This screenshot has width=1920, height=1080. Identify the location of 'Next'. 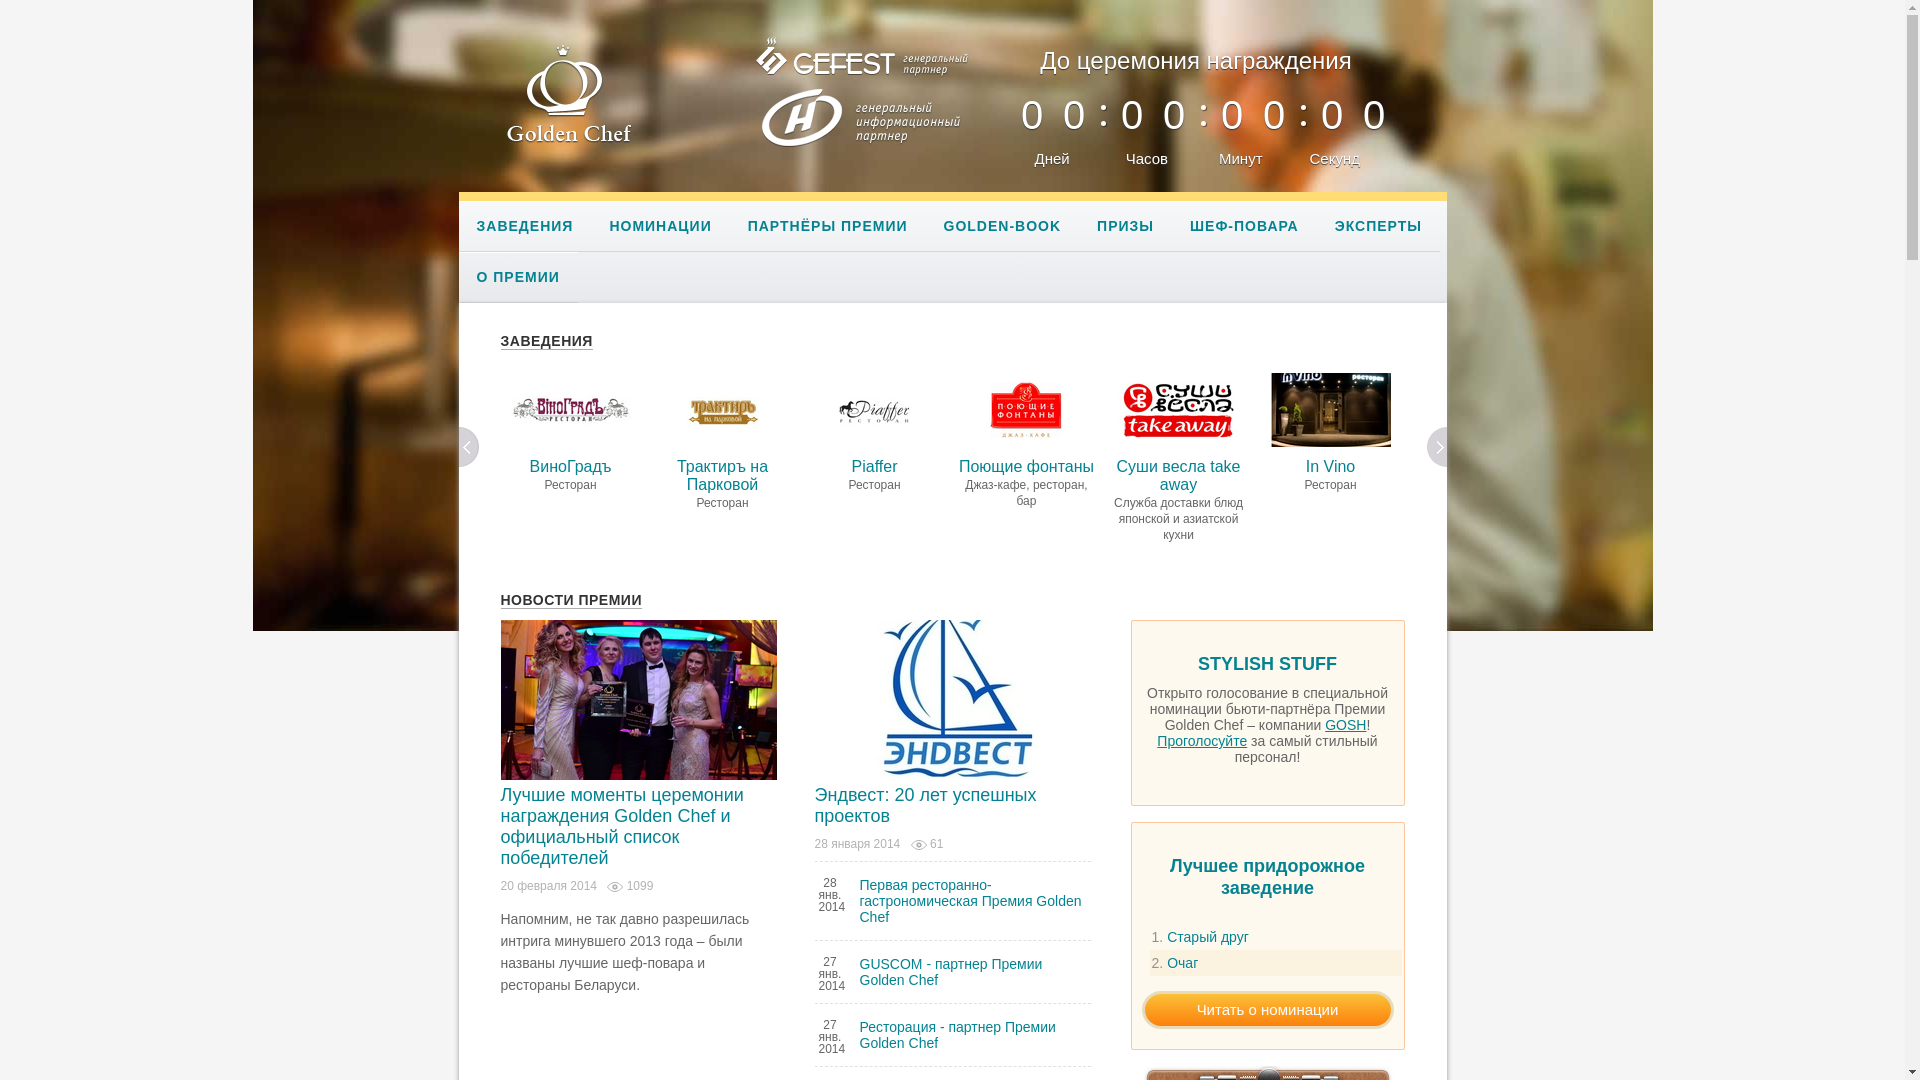
(1437, 446).